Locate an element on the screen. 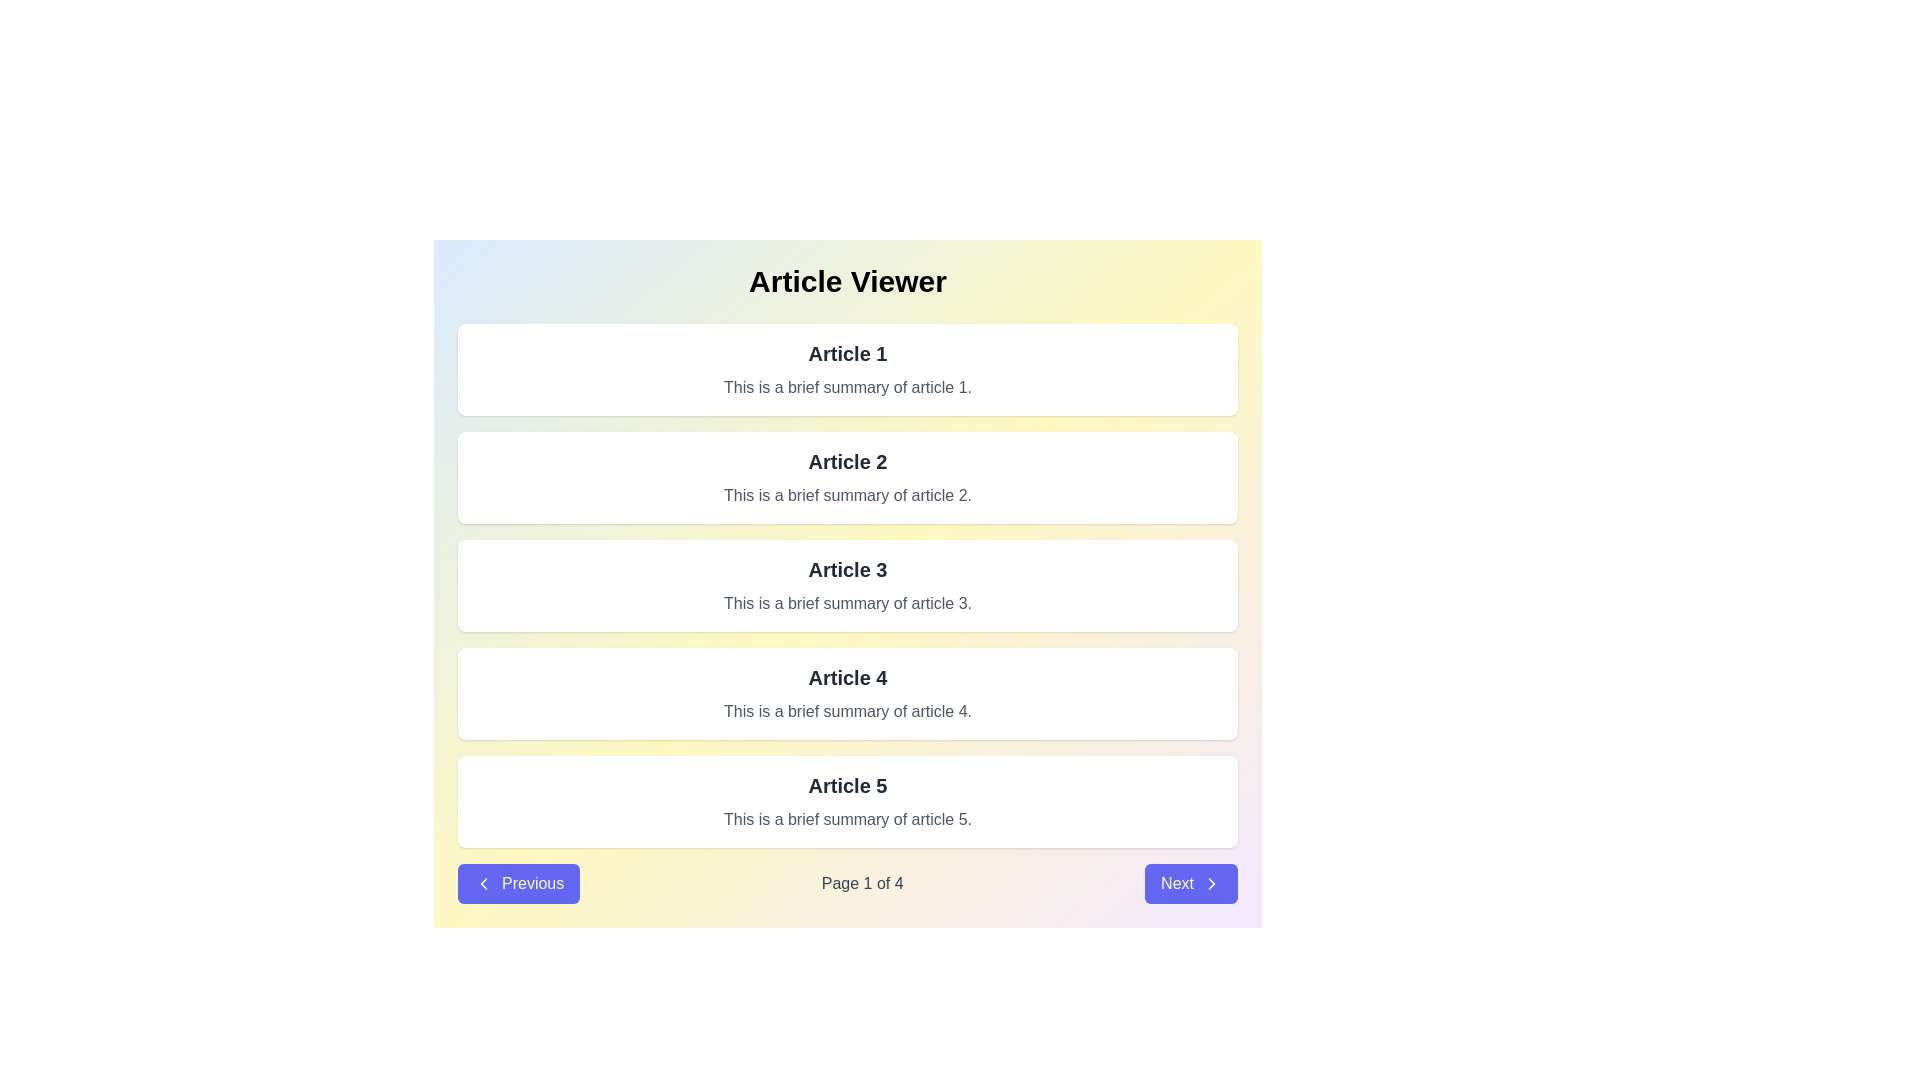 The height and width of the screenshot is (1080, 1920). the text element that provides a summary about Article 5, located below the header 'Article 5' in the bottommost article card is located at coordinates (848, 820).